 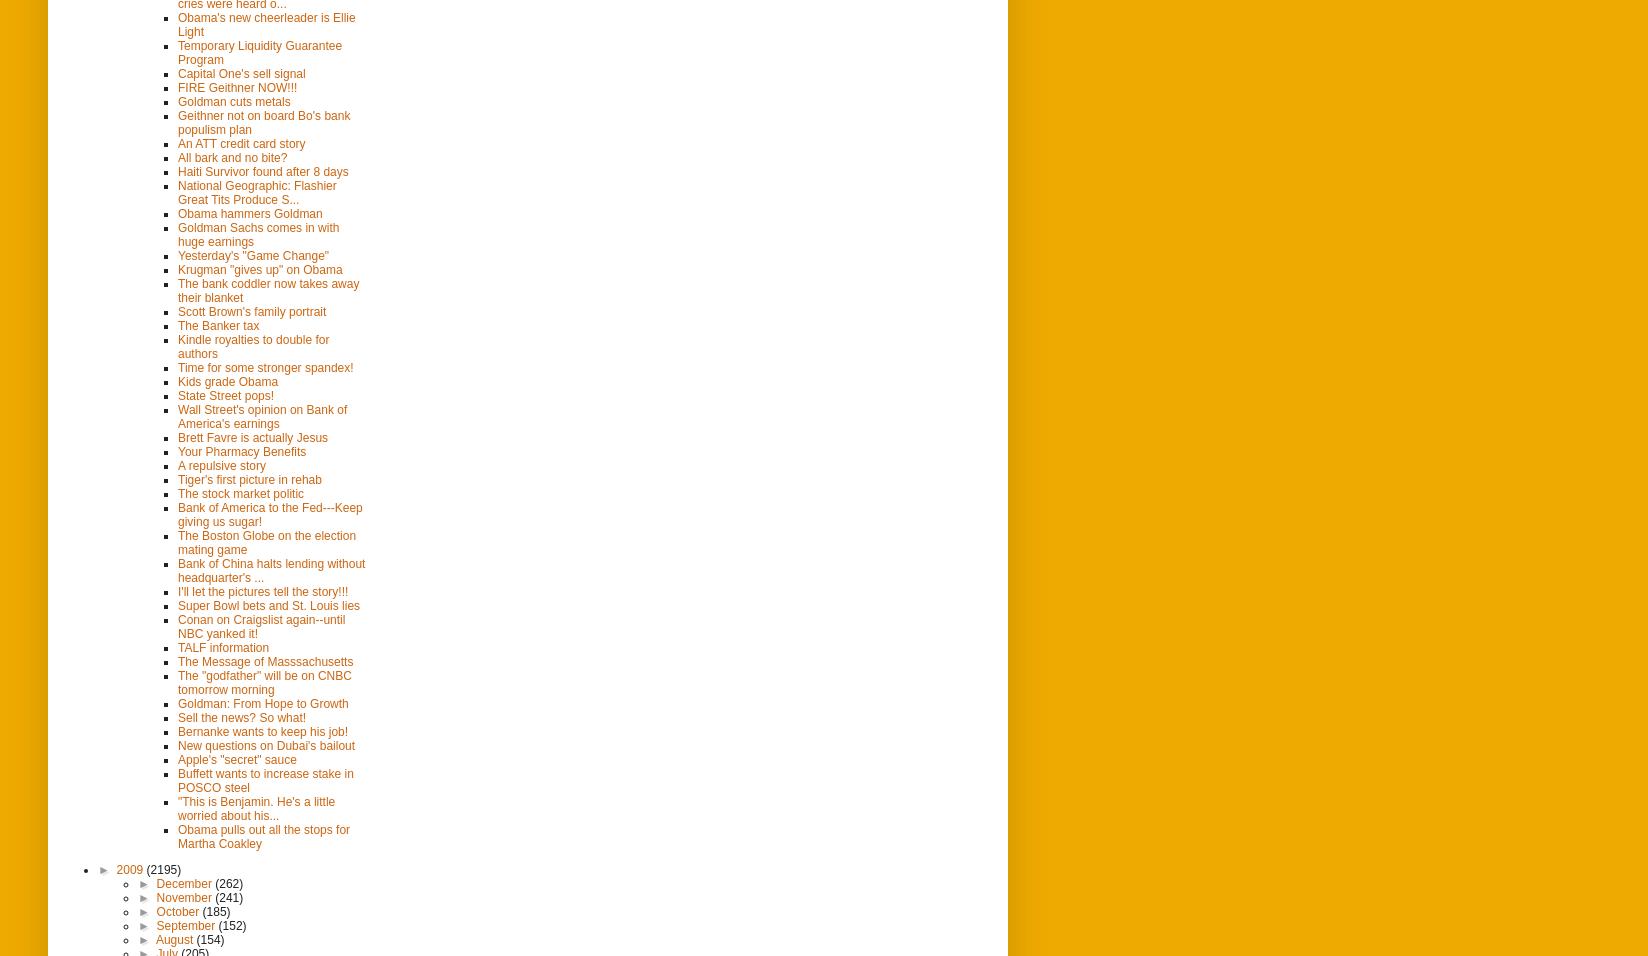 What do you see at coordinates (215, 910) in the screenshot?
I see `'(185)'` at bounding box center [215, 910].